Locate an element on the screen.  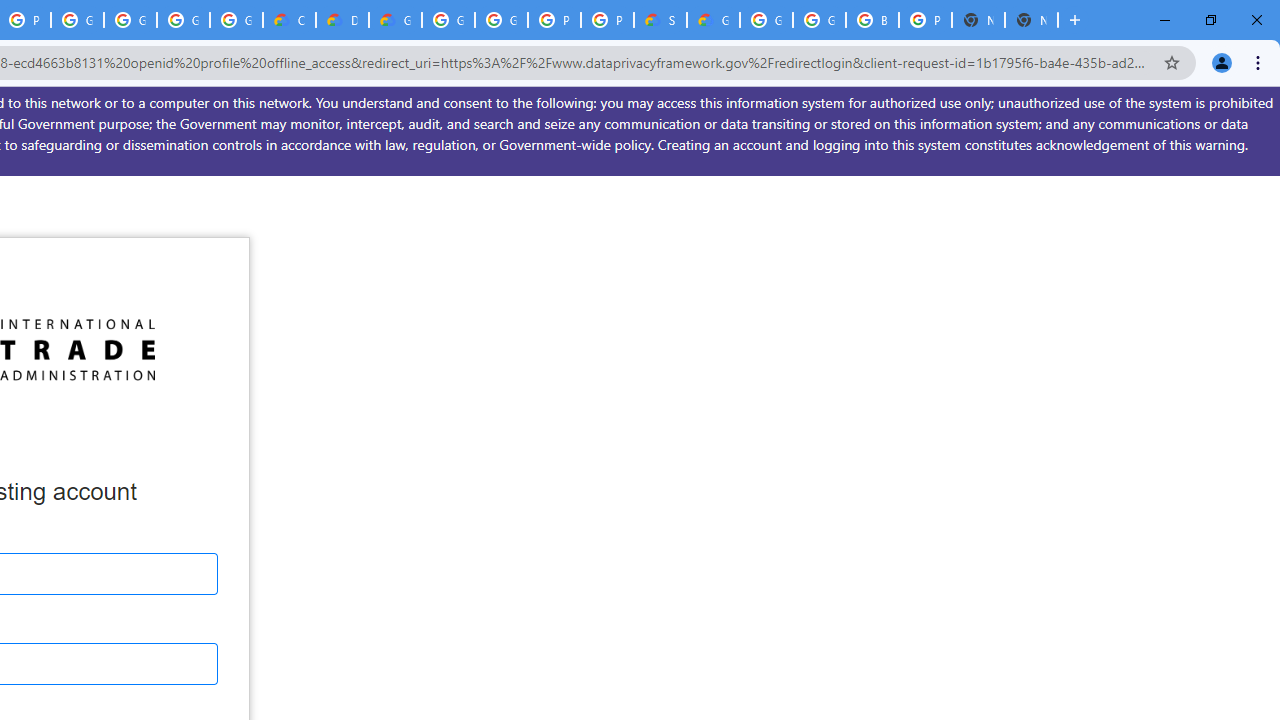
'New Tab' is located at coordinates (1031, 20).